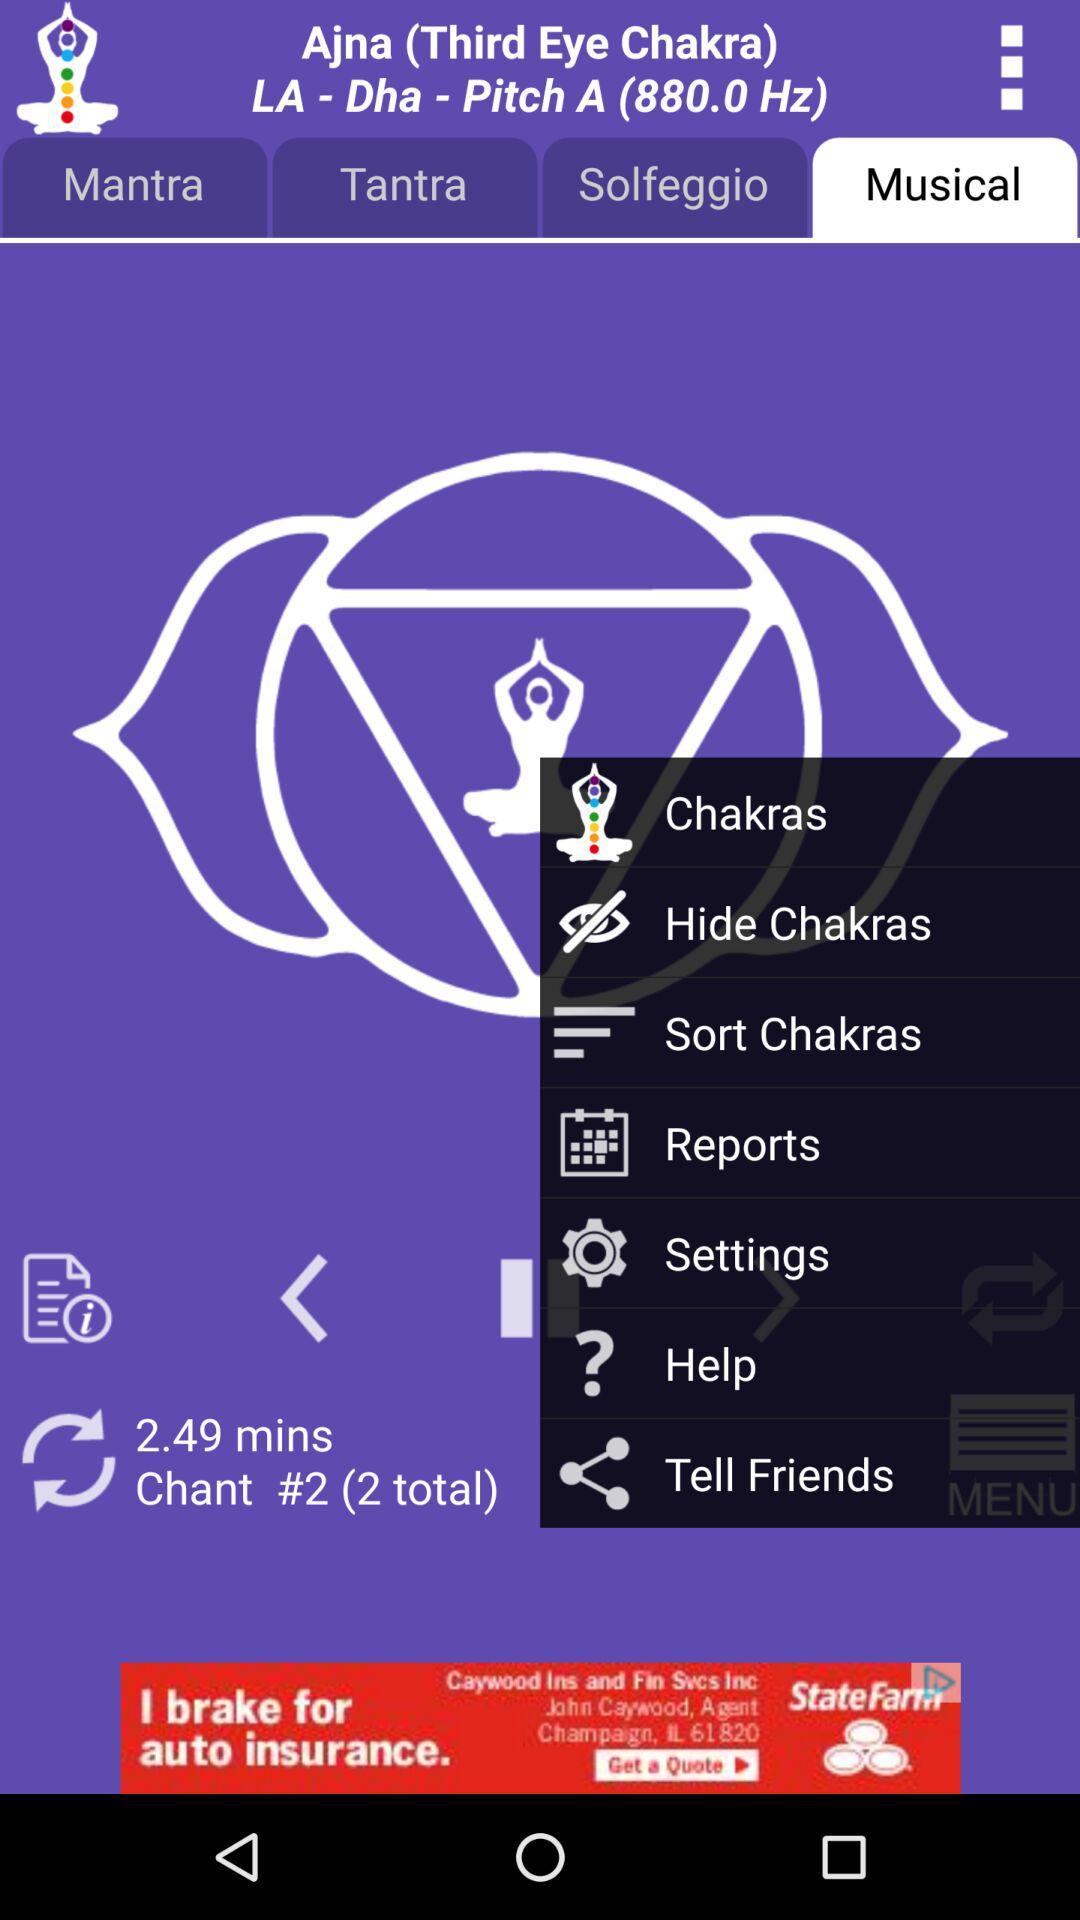 This screenshot has width=1080, height=1920. What do you see at coordinates (540, 1388) in the screenshot?
I see `the pause icon` at bounding box center [540, 1388].